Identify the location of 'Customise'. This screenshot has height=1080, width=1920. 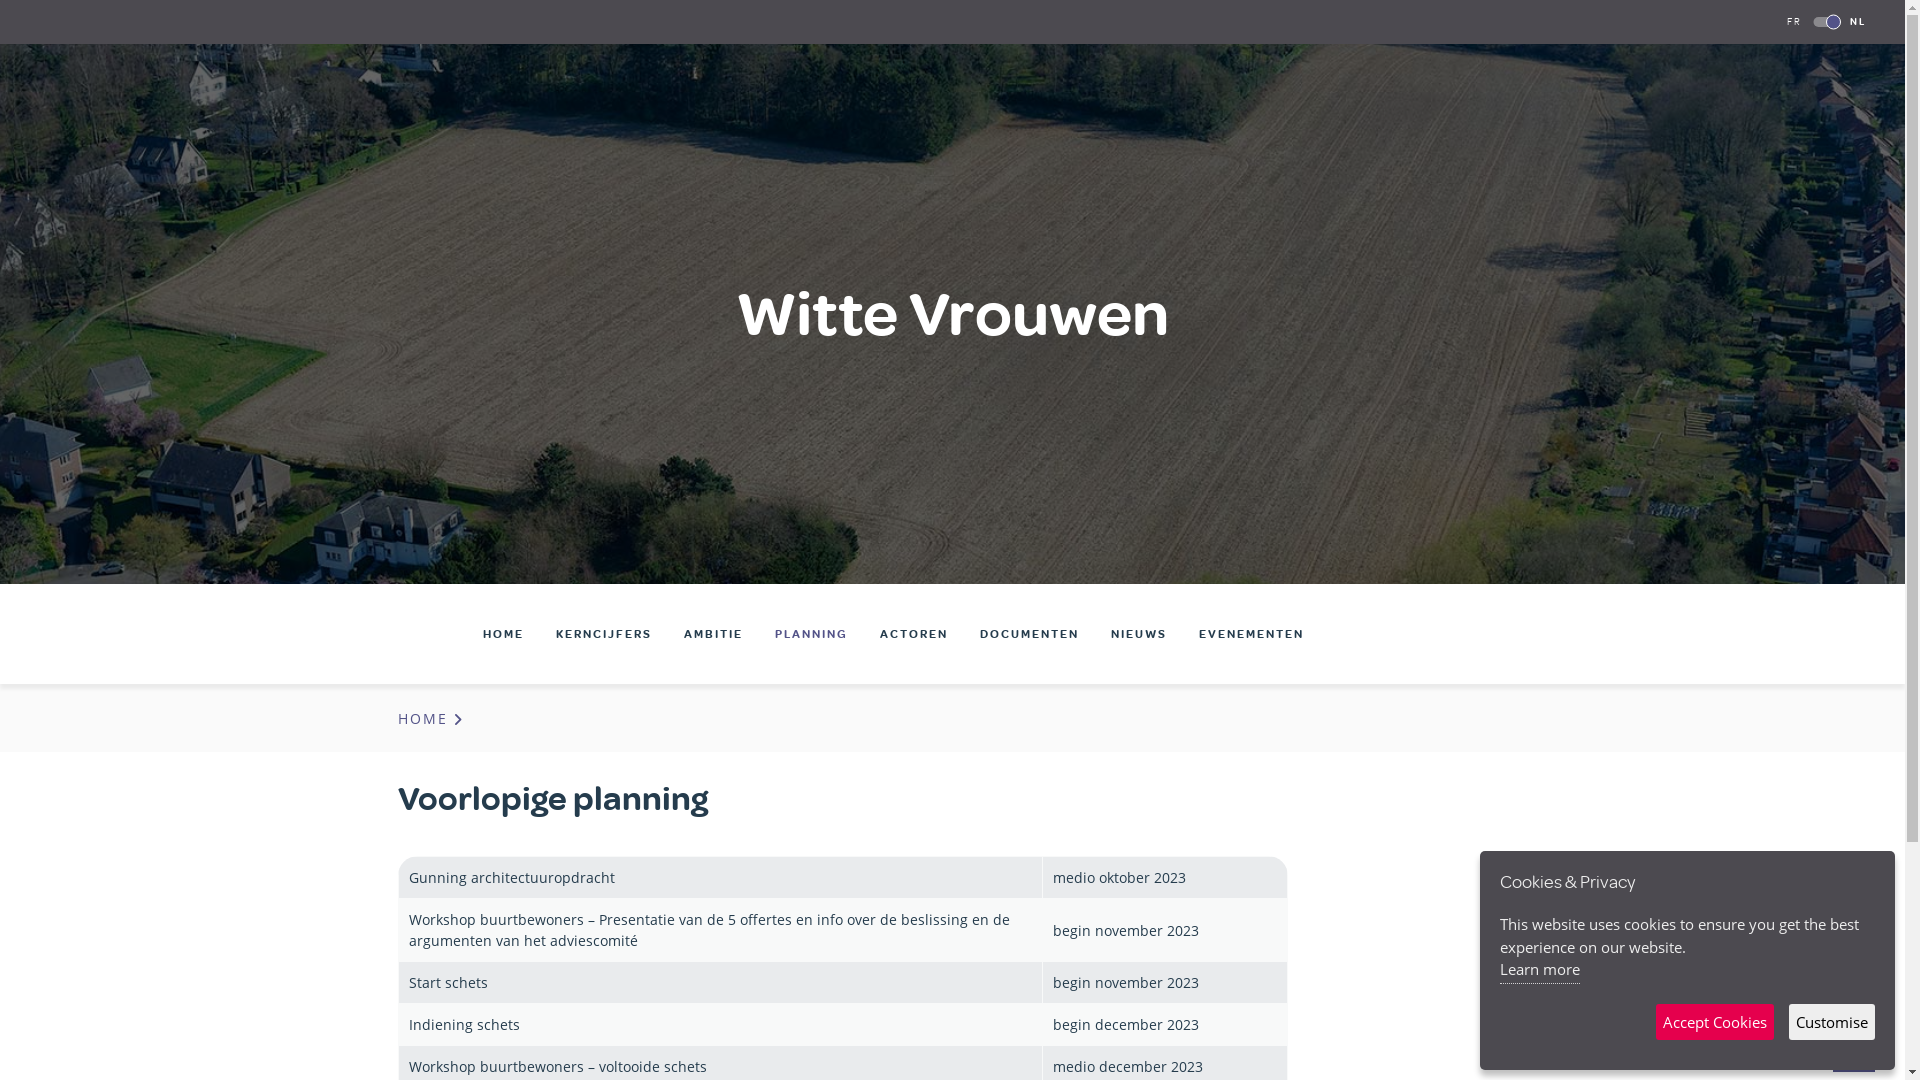
(1832, 1022).